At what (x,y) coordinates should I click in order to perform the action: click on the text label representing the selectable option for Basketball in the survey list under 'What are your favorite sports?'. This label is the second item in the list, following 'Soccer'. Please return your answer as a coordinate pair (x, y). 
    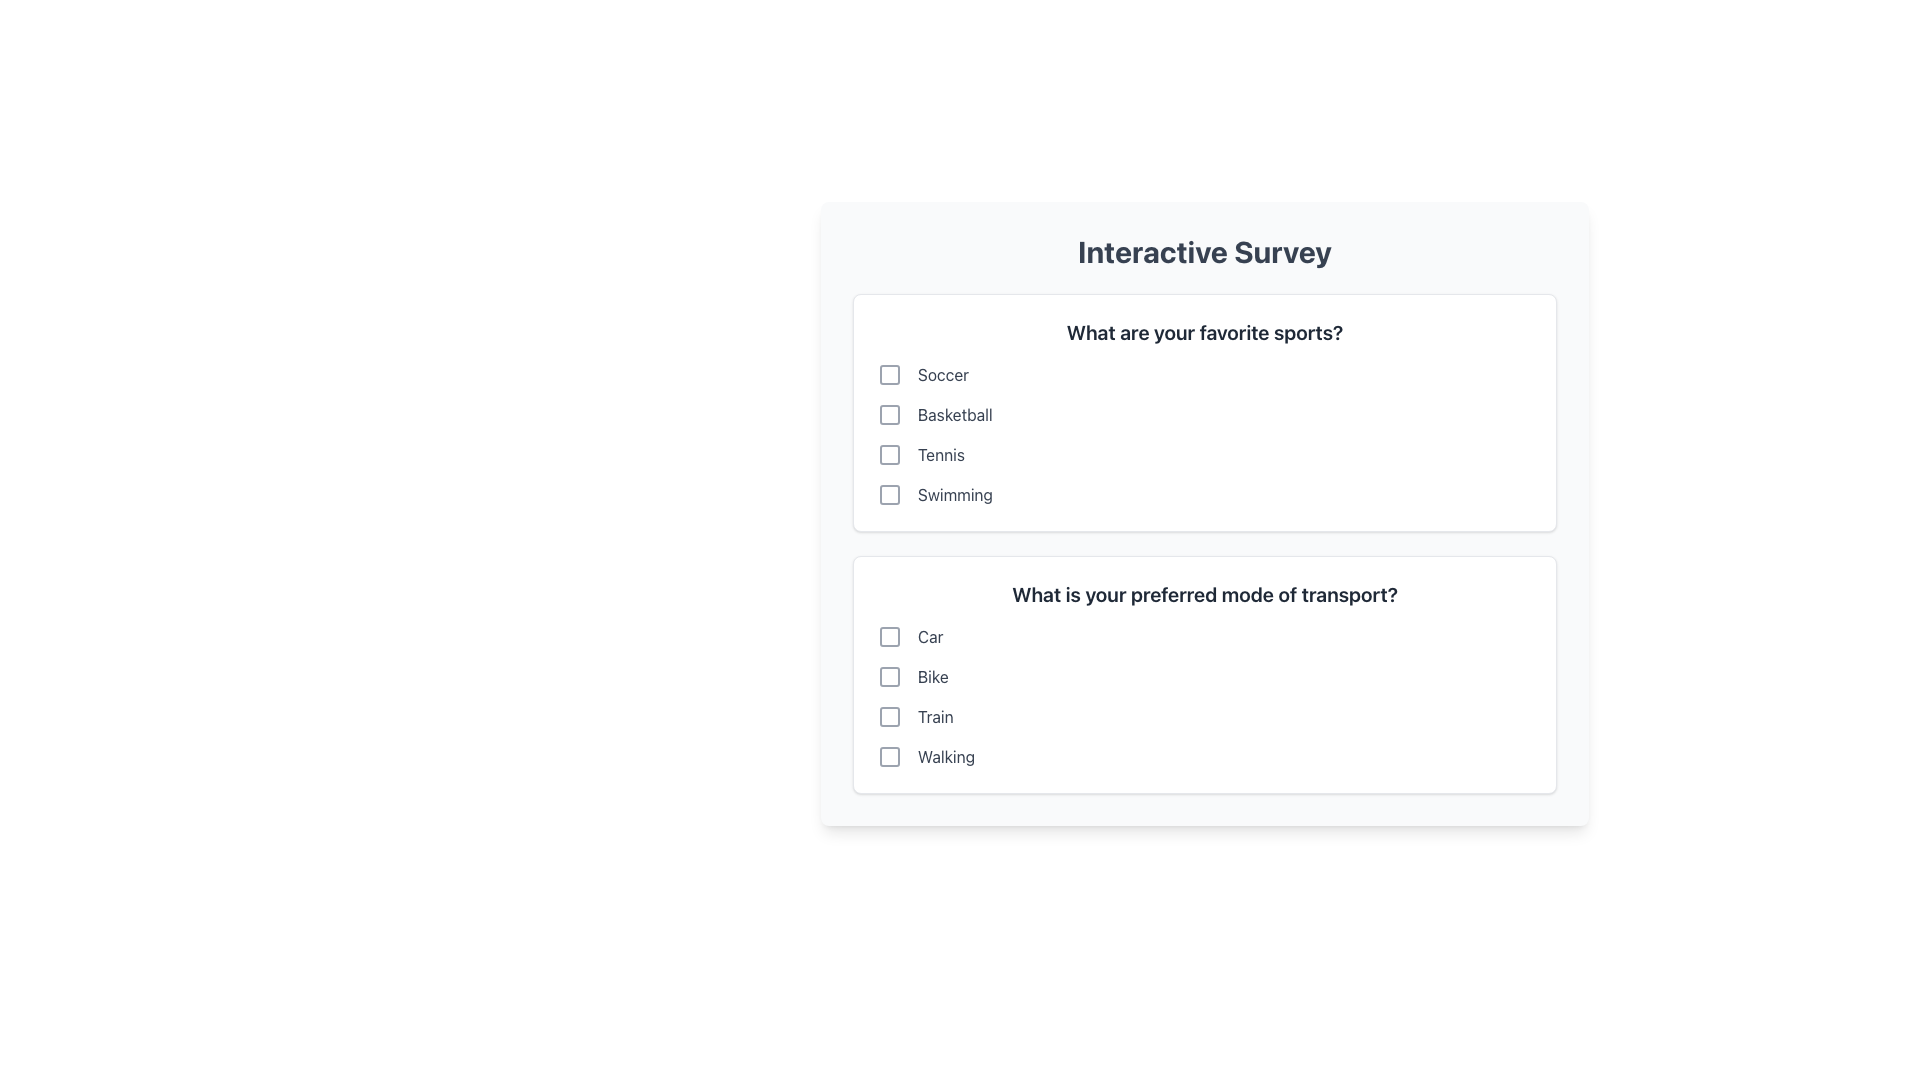
    Looking at the image, I should click on (954, 414).